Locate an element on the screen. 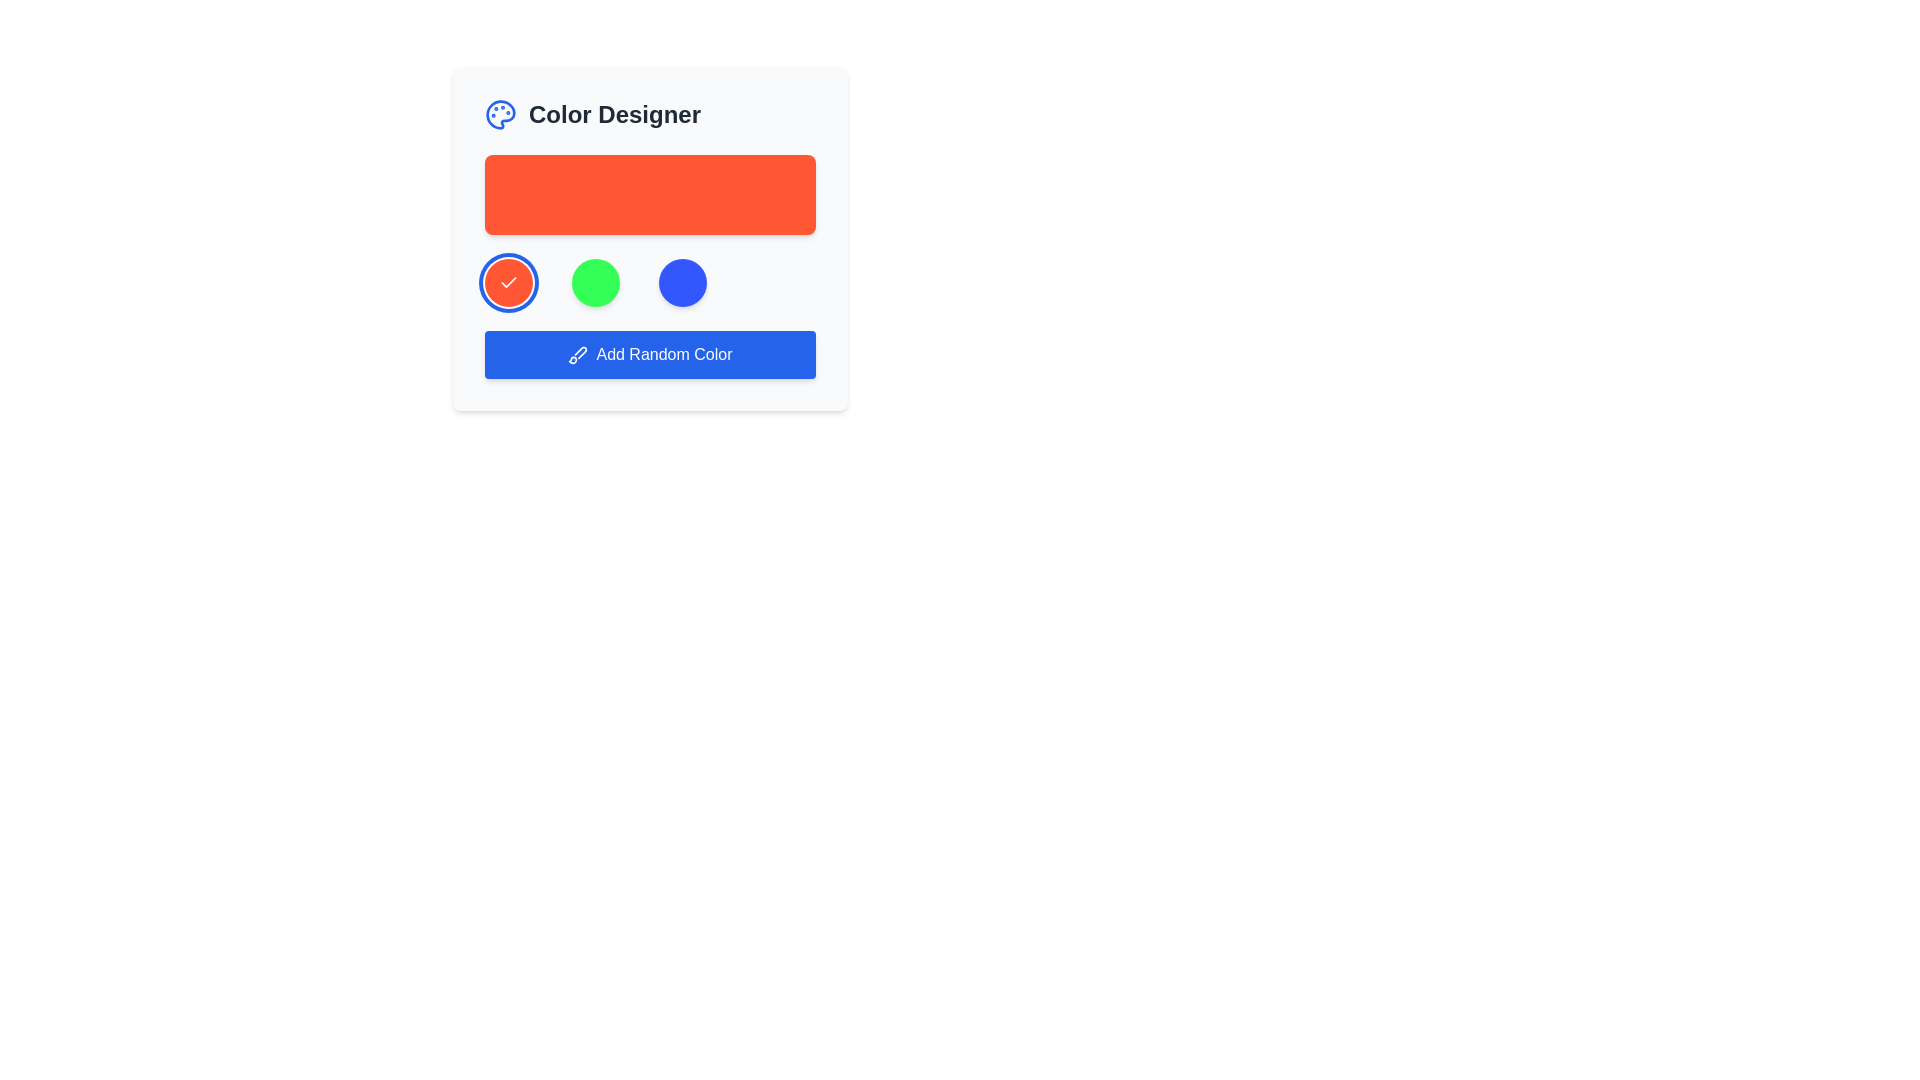 The width and height of the screenshot is (1920, 1080). the color selection cell in the Grid Layout of the 'Color Designer' is located at coordinates (650, 282).